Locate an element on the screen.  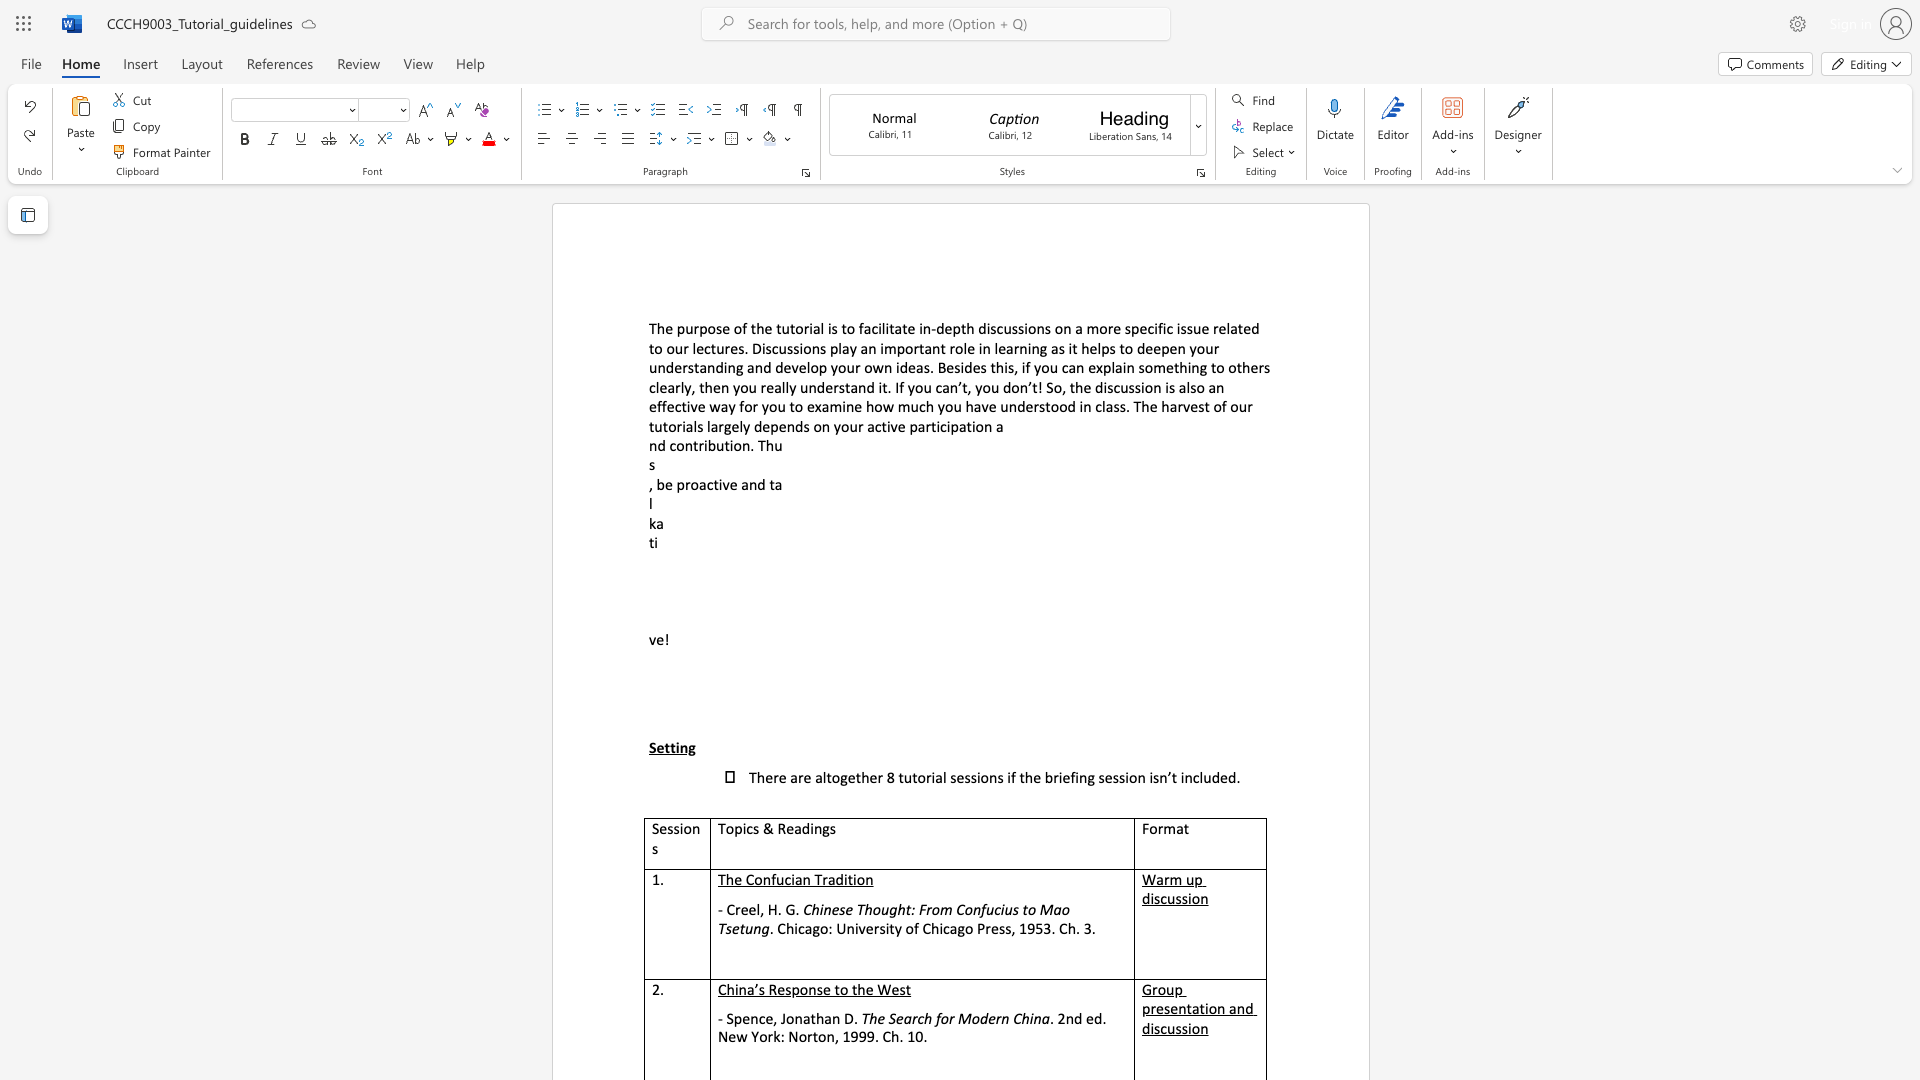
the subset text "D." within the text "- Spence, Jonathan D." is located at coordinates (844, 1018).